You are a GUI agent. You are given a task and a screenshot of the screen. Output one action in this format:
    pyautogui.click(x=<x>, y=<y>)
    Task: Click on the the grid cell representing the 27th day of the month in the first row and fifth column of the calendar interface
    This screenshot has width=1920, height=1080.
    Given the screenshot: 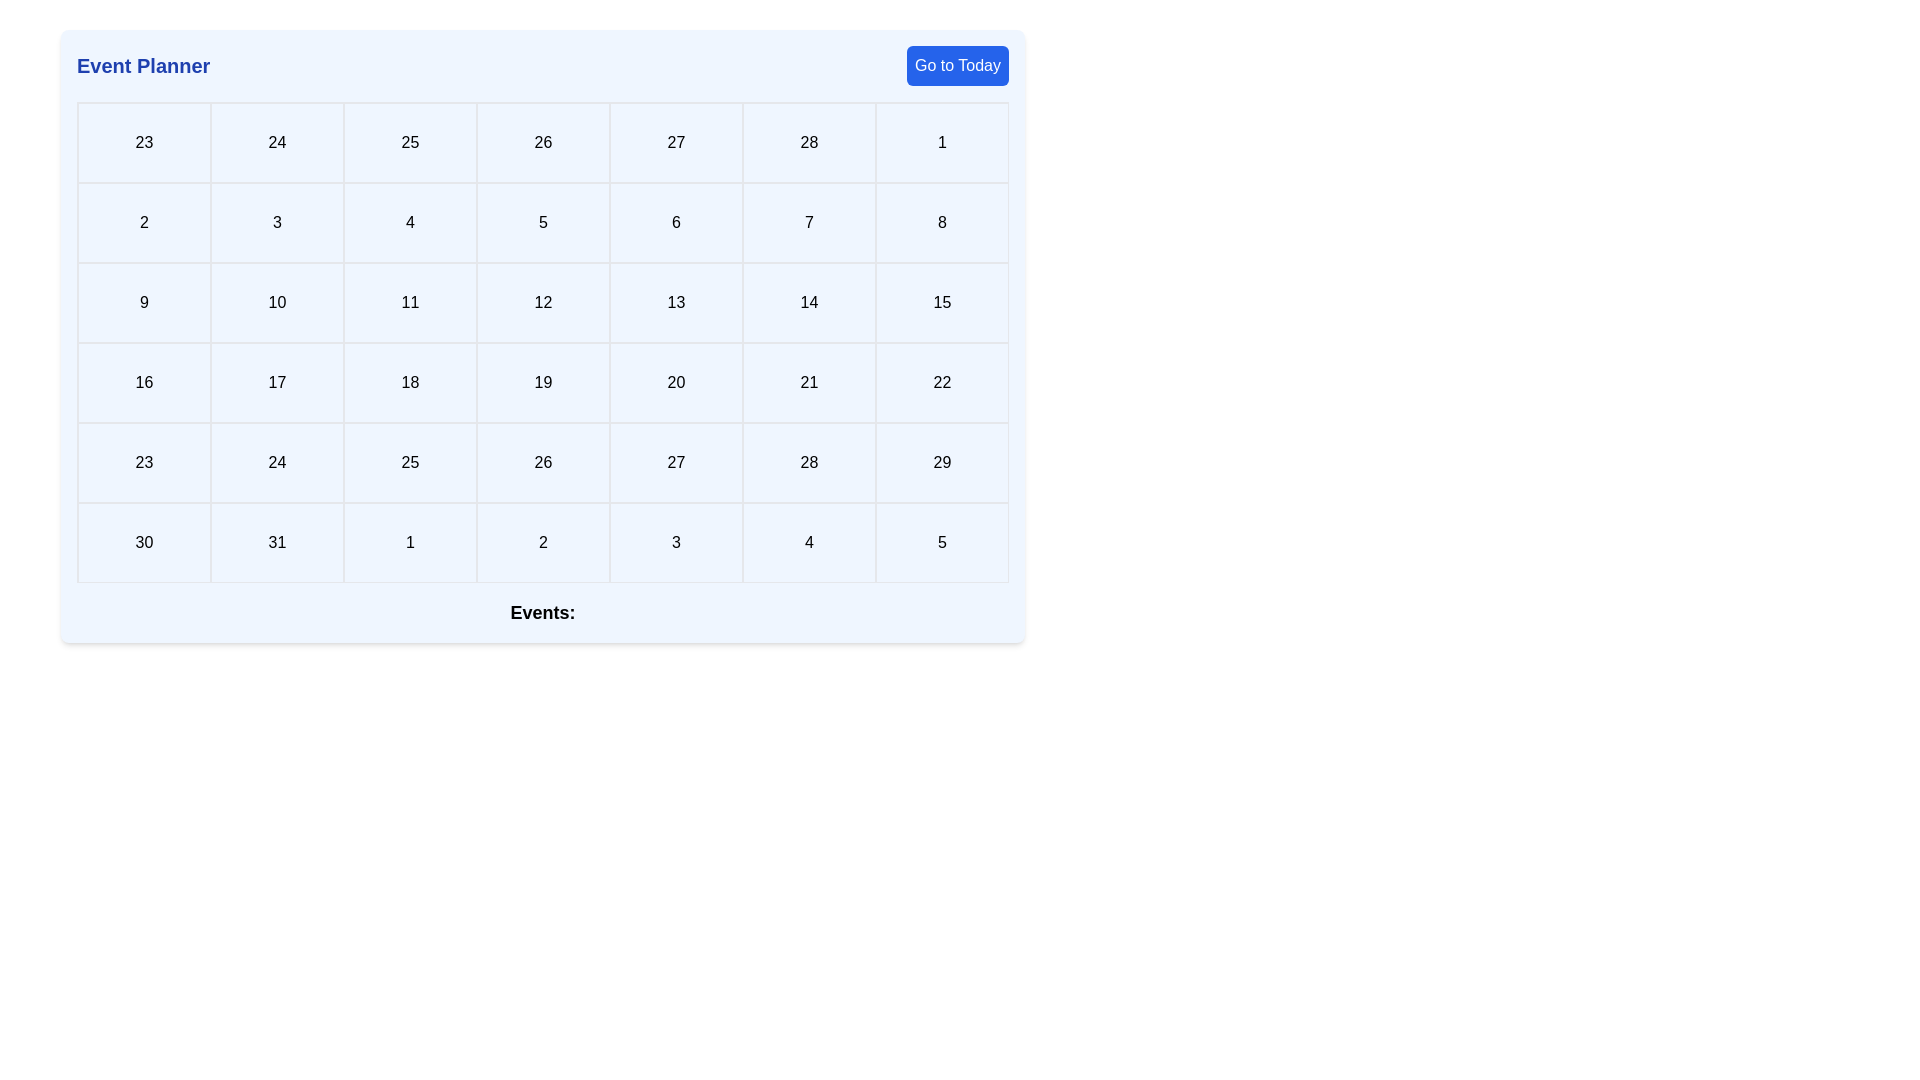 What is the action you would take?
    pyautogui.click(x=676, y=141)
    